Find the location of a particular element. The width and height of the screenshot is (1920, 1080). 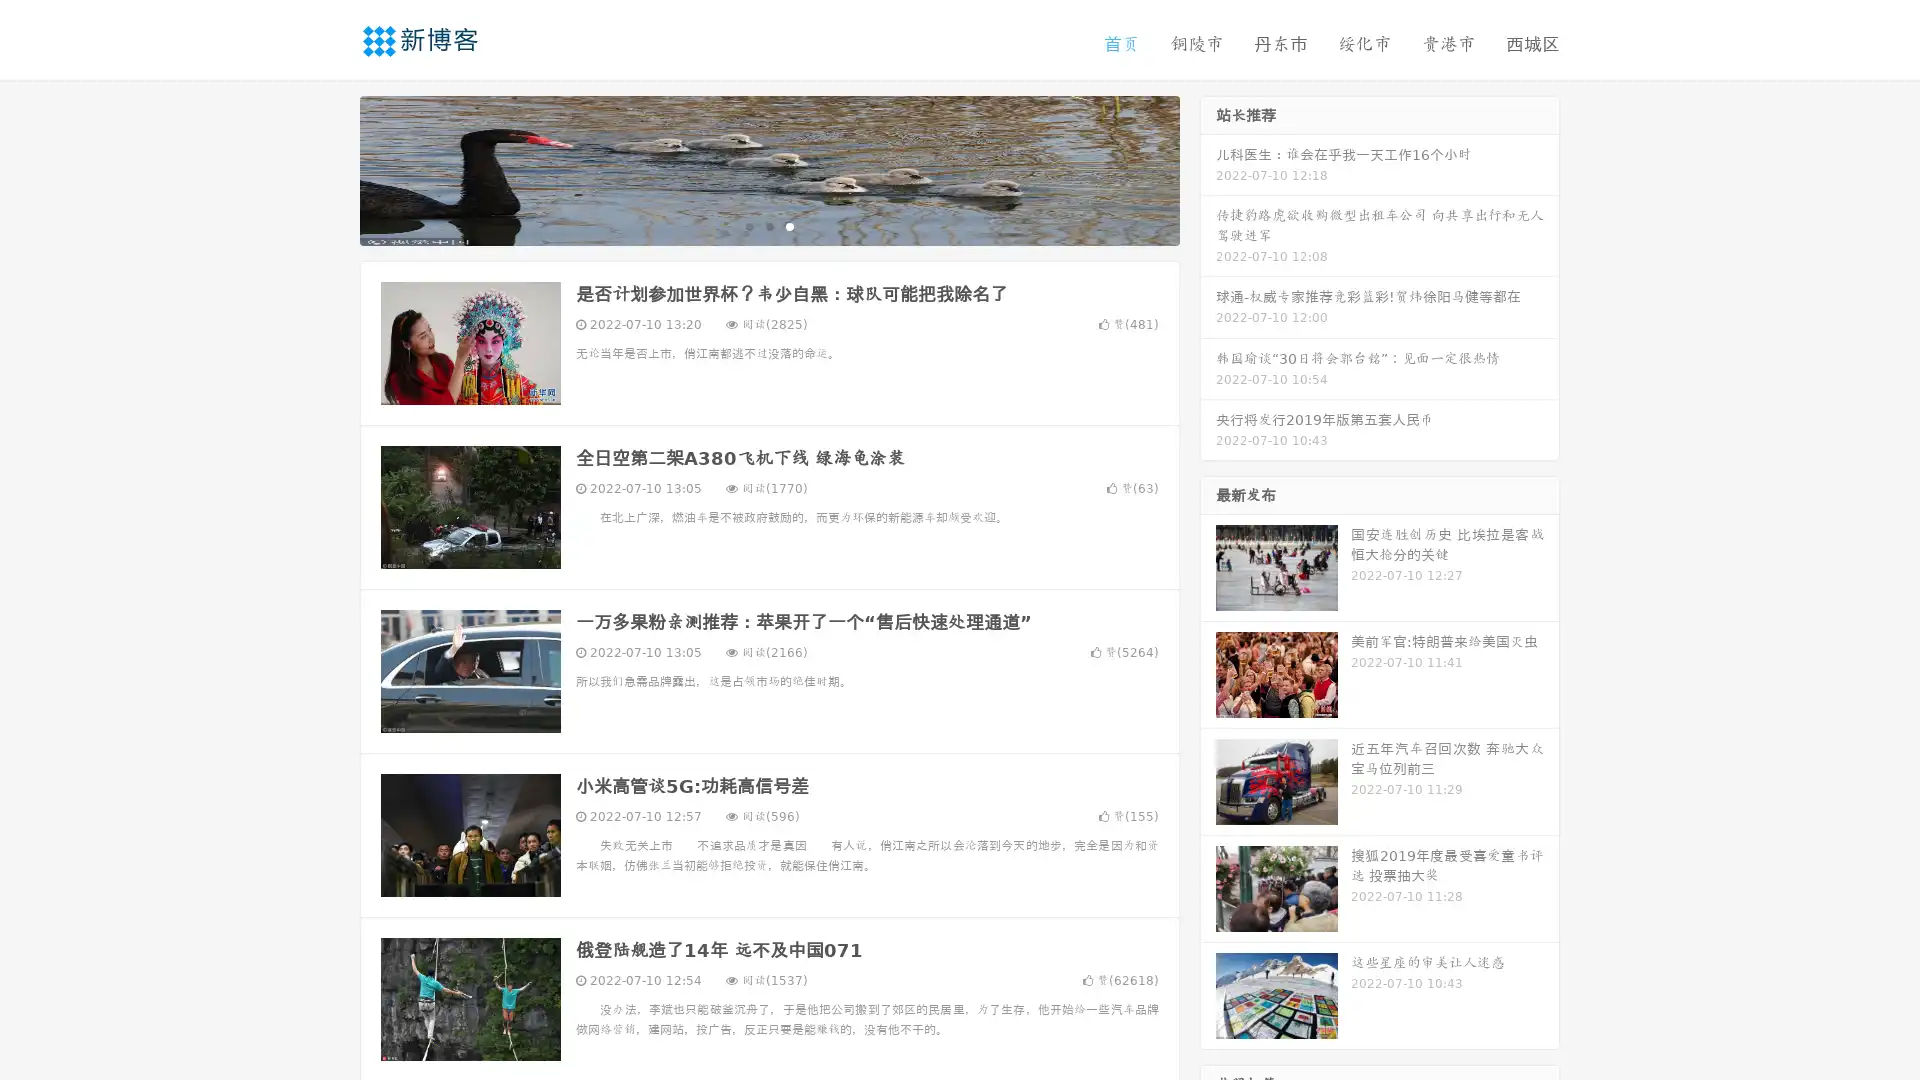

Next slide is located at coordinates (1208, 168).